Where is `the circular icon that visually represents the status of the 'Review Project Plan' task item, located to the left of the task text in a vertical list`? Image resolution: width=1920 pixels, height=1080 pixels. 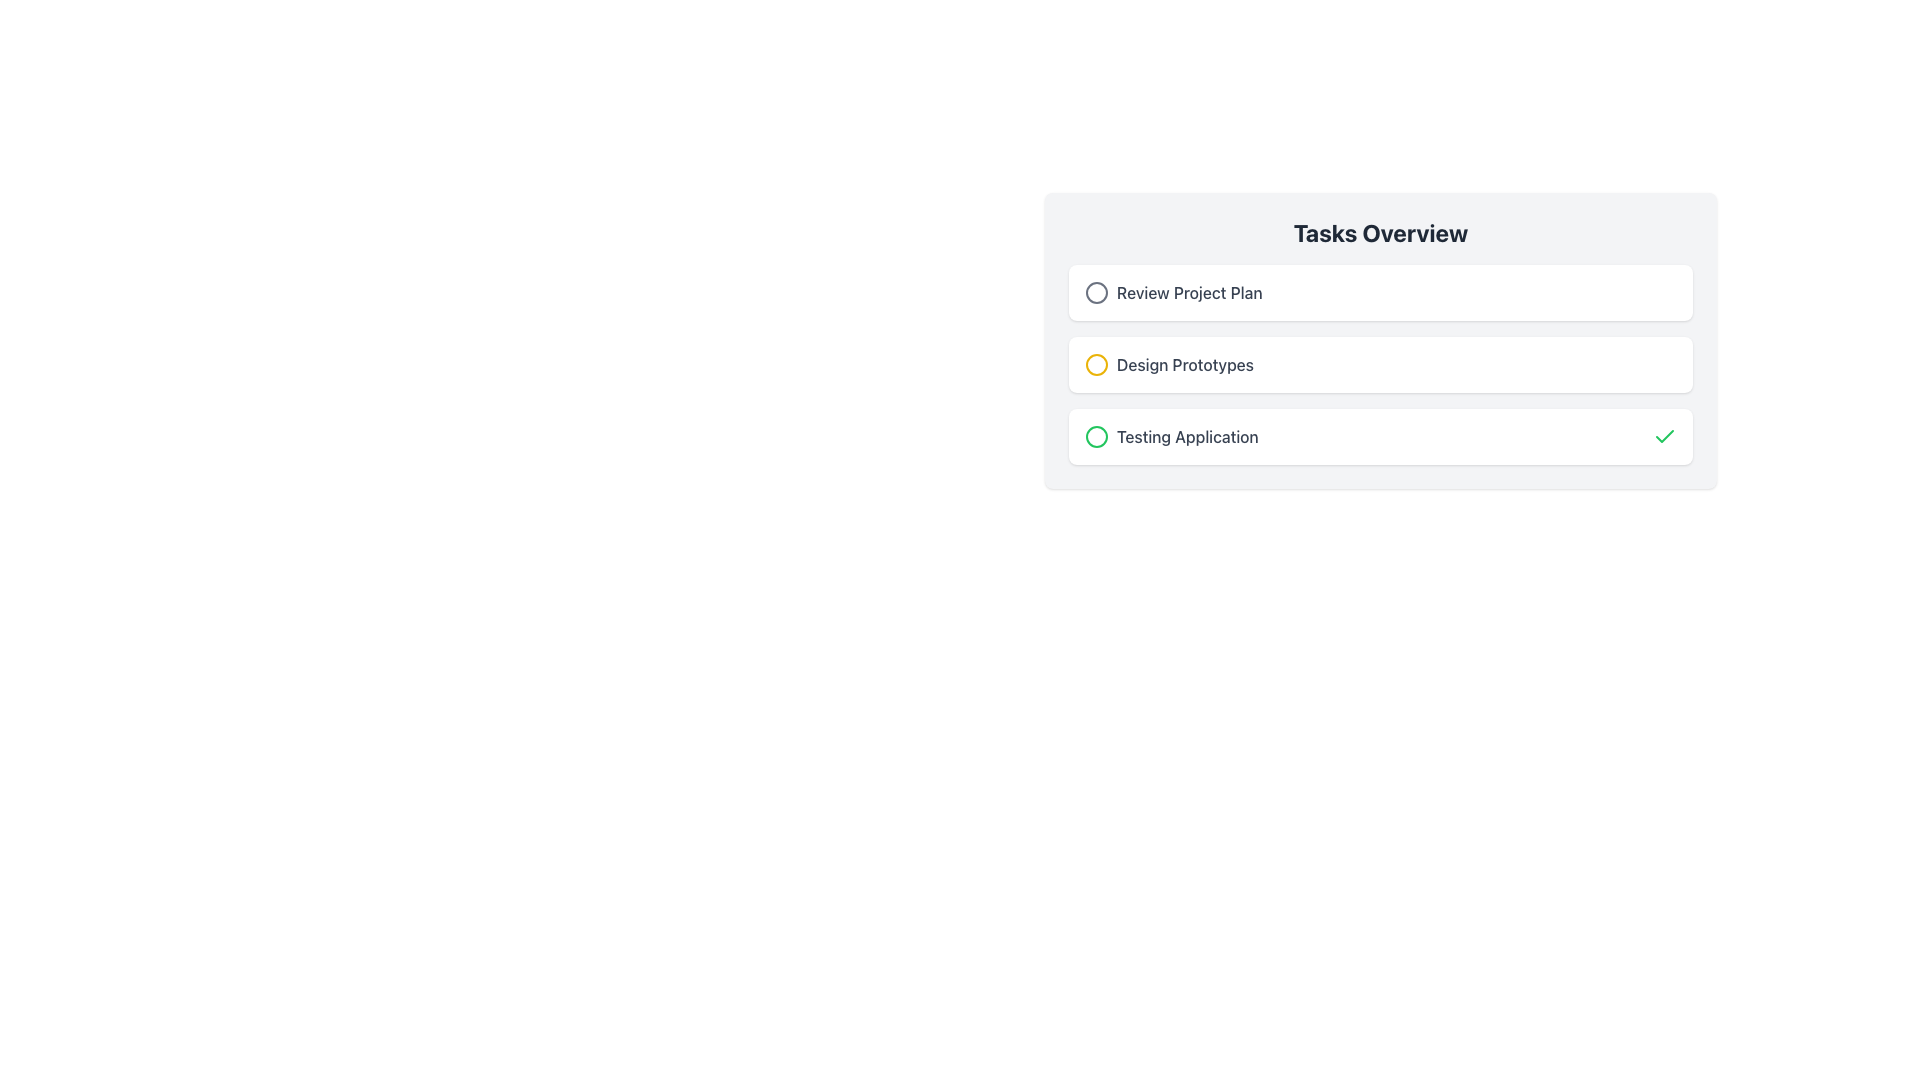 the circular icon that visually represents the status of the 'Review Project Plan' task item, located to the left of the task text in a vertical list is located at coordinates (1096, 293).